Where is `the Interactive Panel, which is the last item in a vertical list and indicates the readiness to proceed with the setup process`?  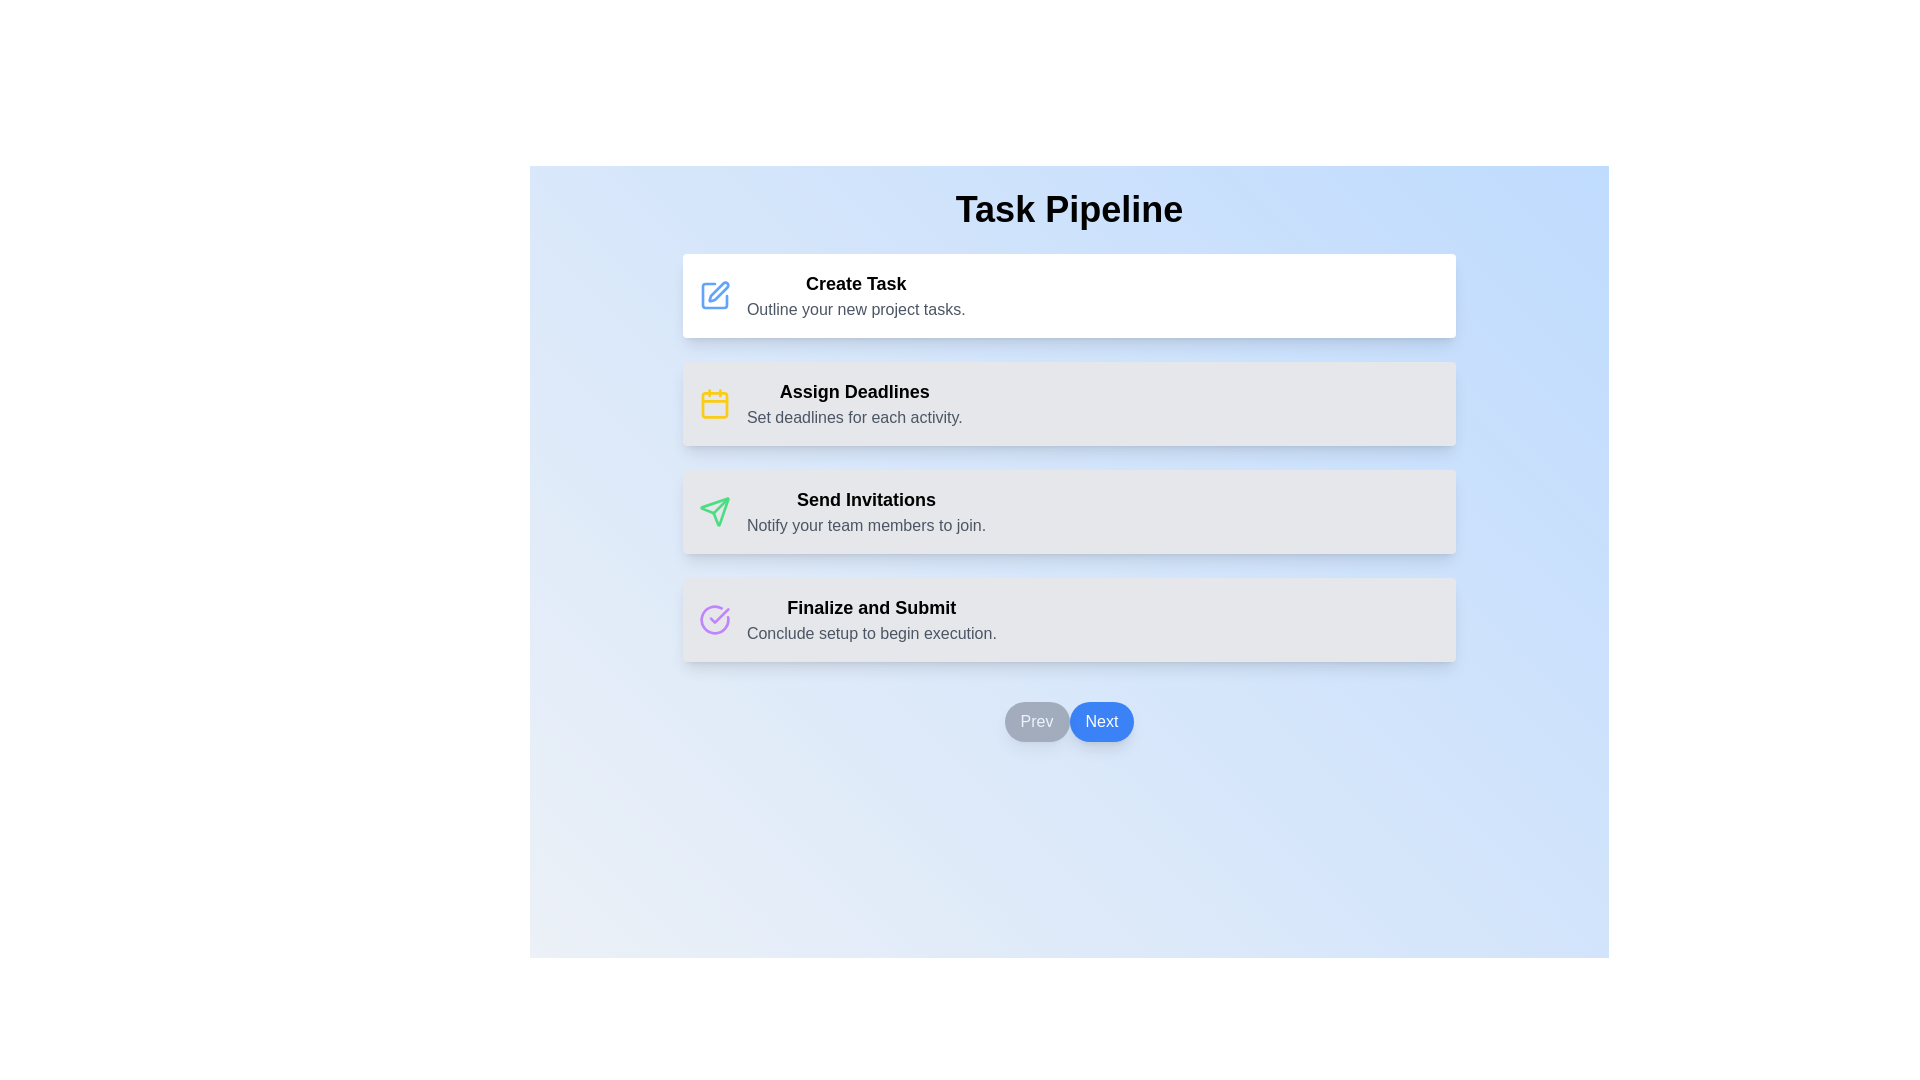
the Interactive Panel, which is the last item in a vertical list and indicates the readiness to proceed with the setup process is located at coordinates (1068, 619).